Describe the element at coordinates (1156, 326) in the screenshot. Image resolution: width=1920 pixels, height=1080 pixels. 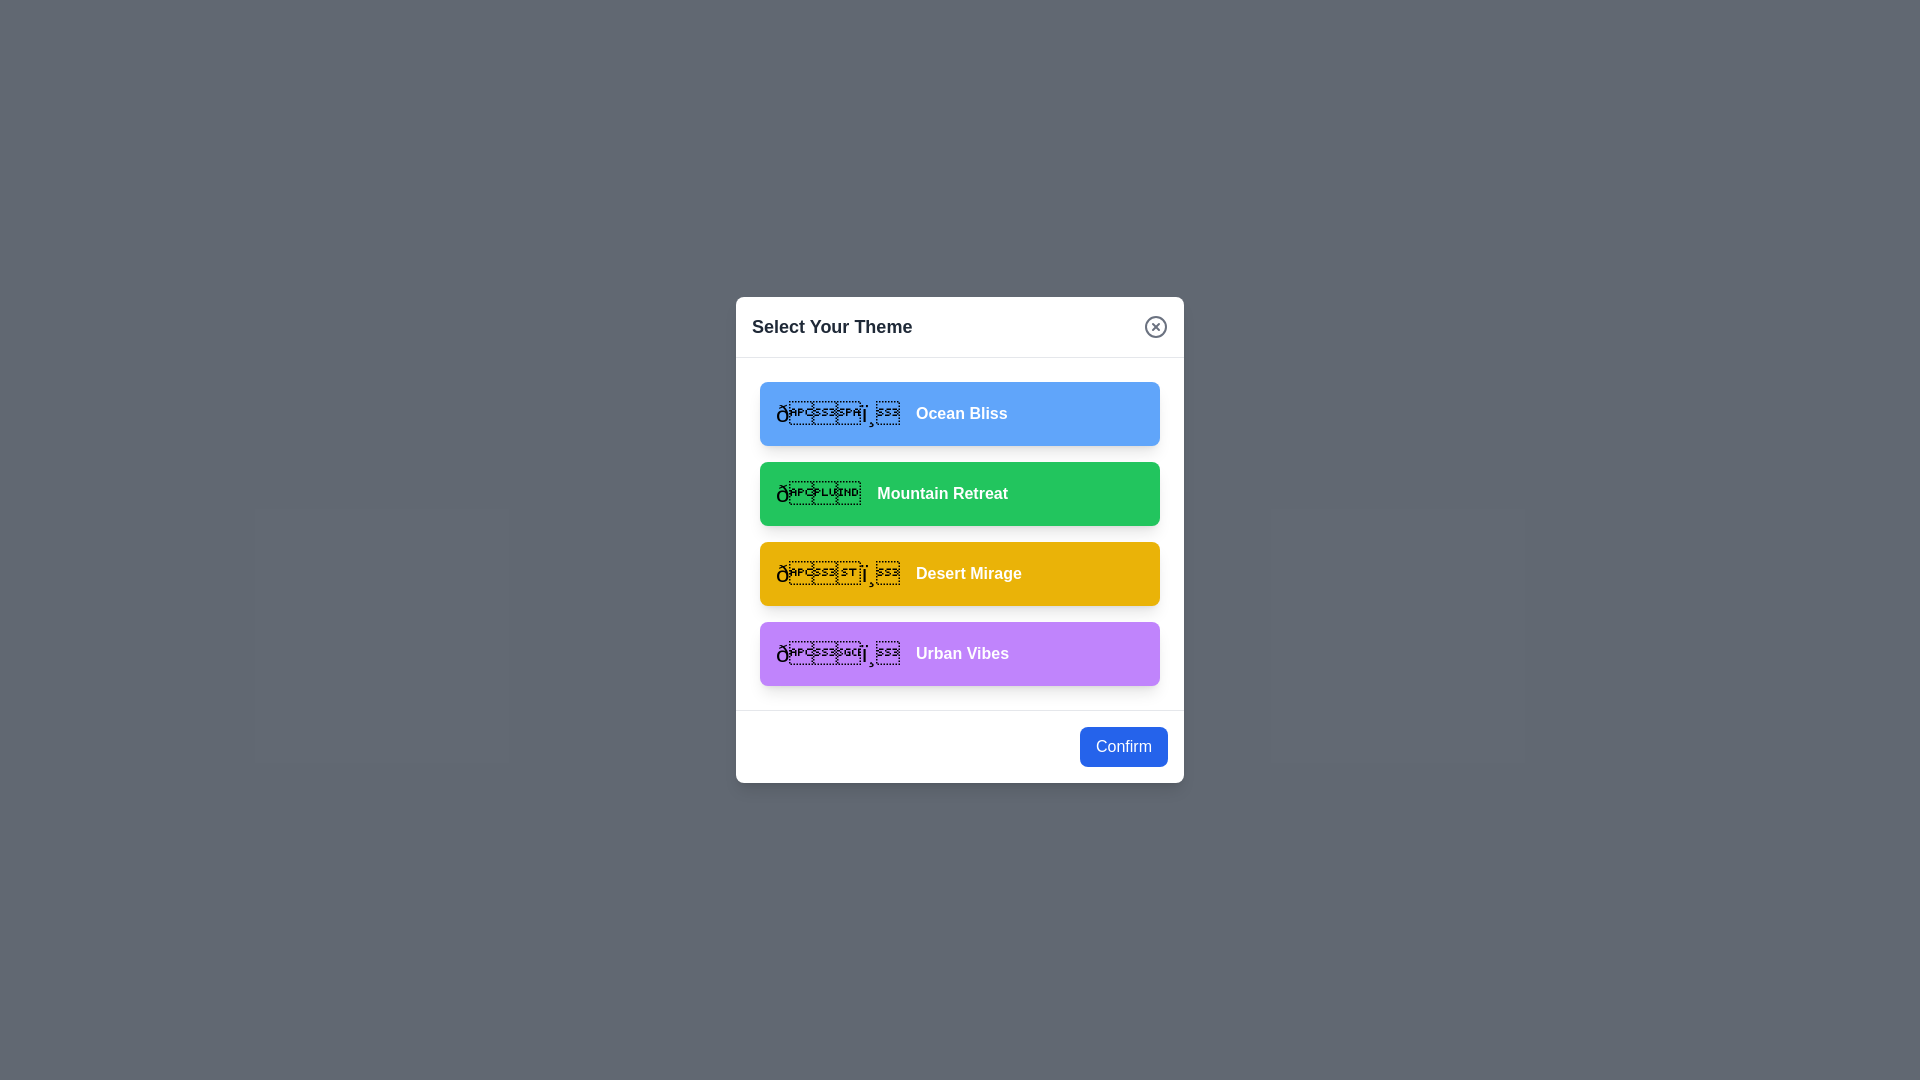
I see `the close button to close the dialog` at that location.